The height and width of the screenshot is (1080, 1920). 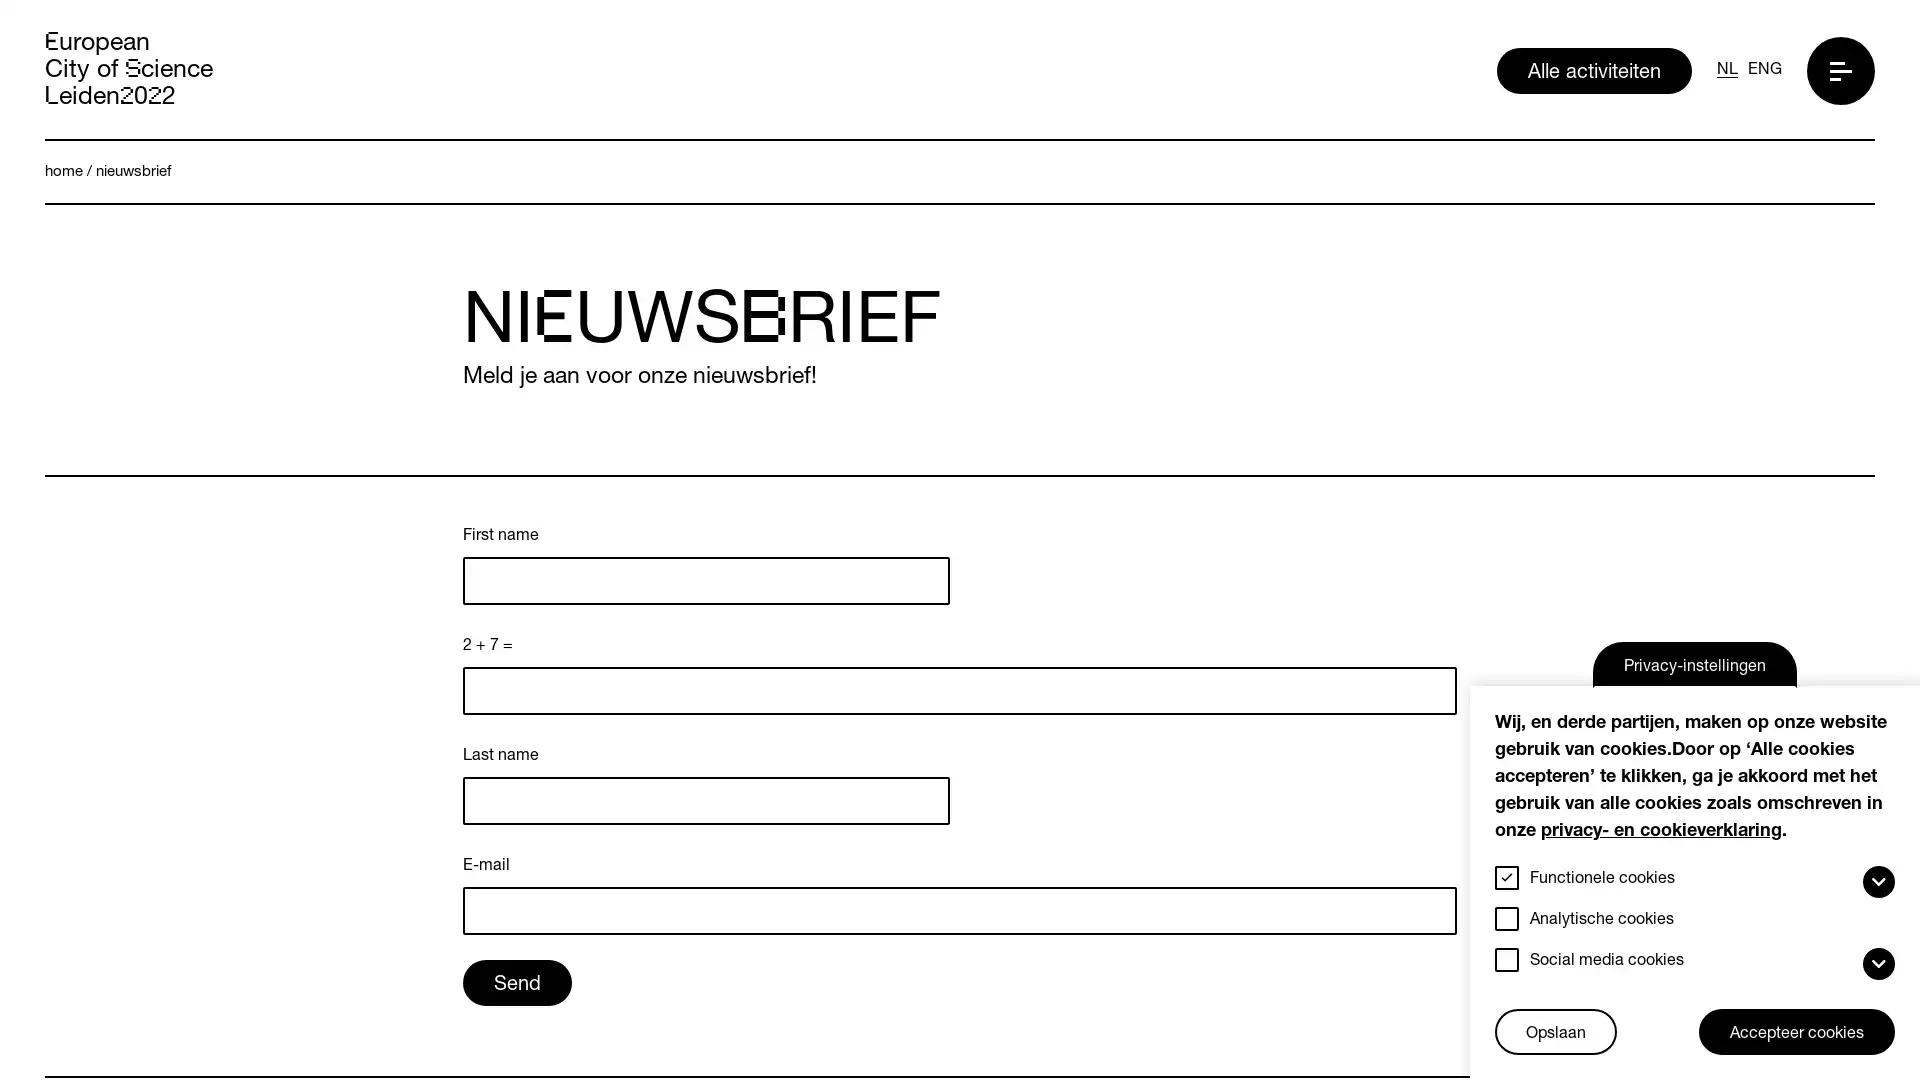 I want to click on Privacy-instellingen, so click(x=1693, y=664).